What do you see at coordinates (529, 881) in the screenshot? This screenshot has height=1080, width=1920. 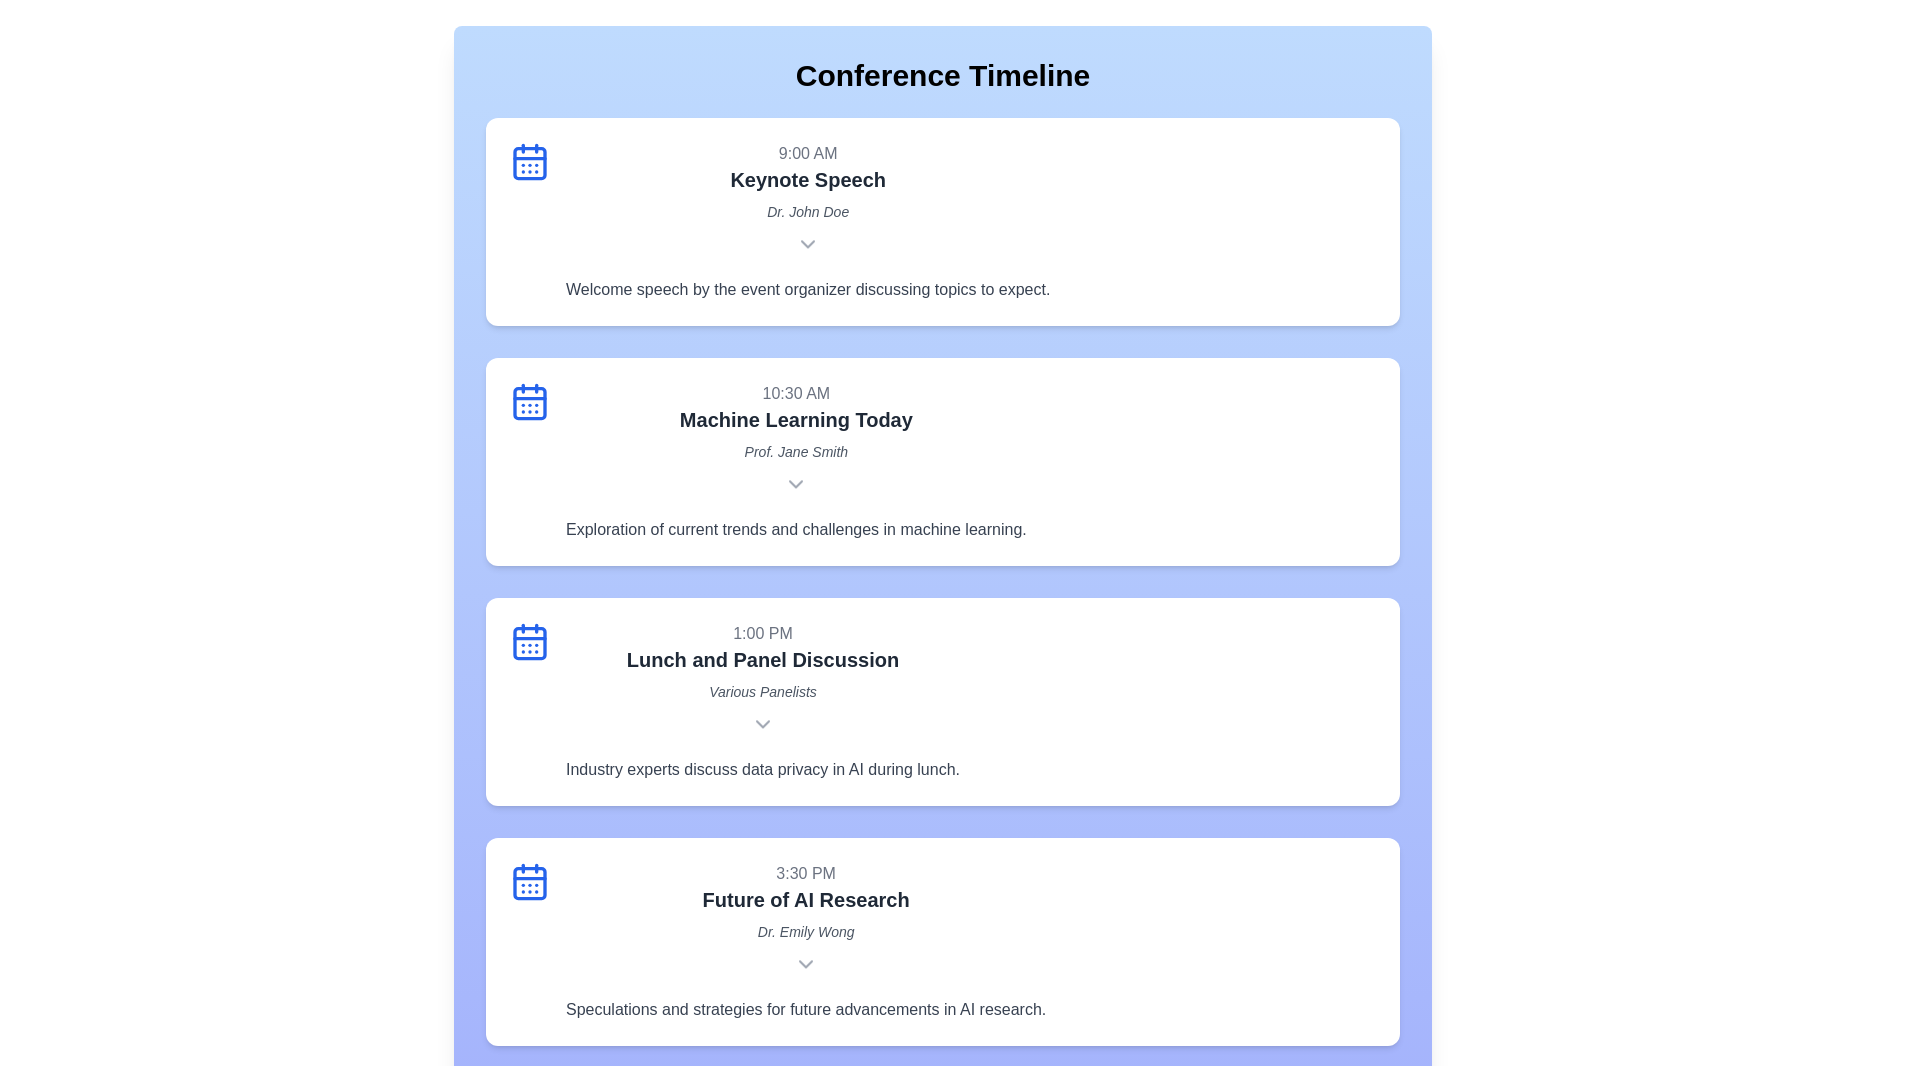 I see `the calendar icon with a blue outline located in the top-left corner of the fourth event card titled 'Future of AI Research', positioned above the event time '3:30 PM'` at bounding box center [529, 881].